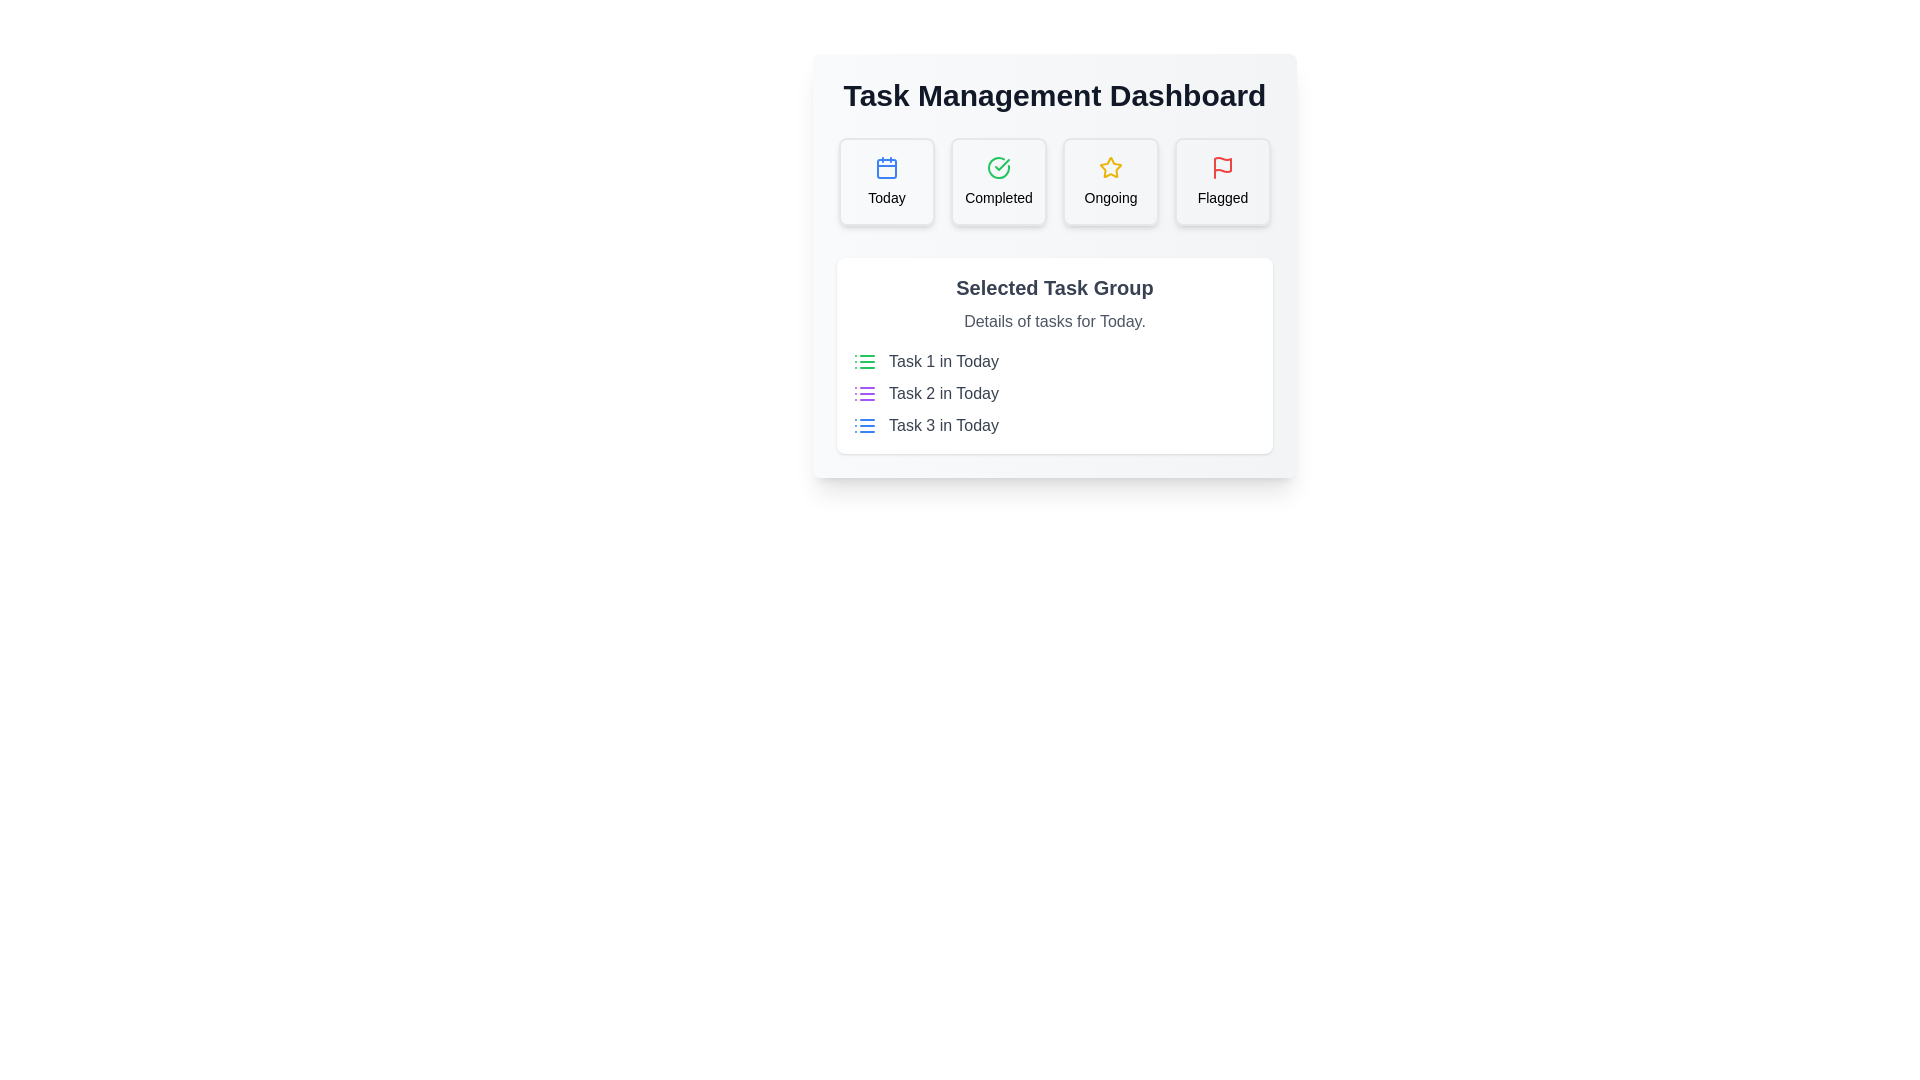 The width and height of the screenshot is (1920, 1080). Describe the element at coordinates (1222, 164) in the screenshot. I see `the red-flag-shaped SVG graphic icon representing the 'Flagged' option located within the fourth button of the action buttons at the top of the task management dashboard` at that location.